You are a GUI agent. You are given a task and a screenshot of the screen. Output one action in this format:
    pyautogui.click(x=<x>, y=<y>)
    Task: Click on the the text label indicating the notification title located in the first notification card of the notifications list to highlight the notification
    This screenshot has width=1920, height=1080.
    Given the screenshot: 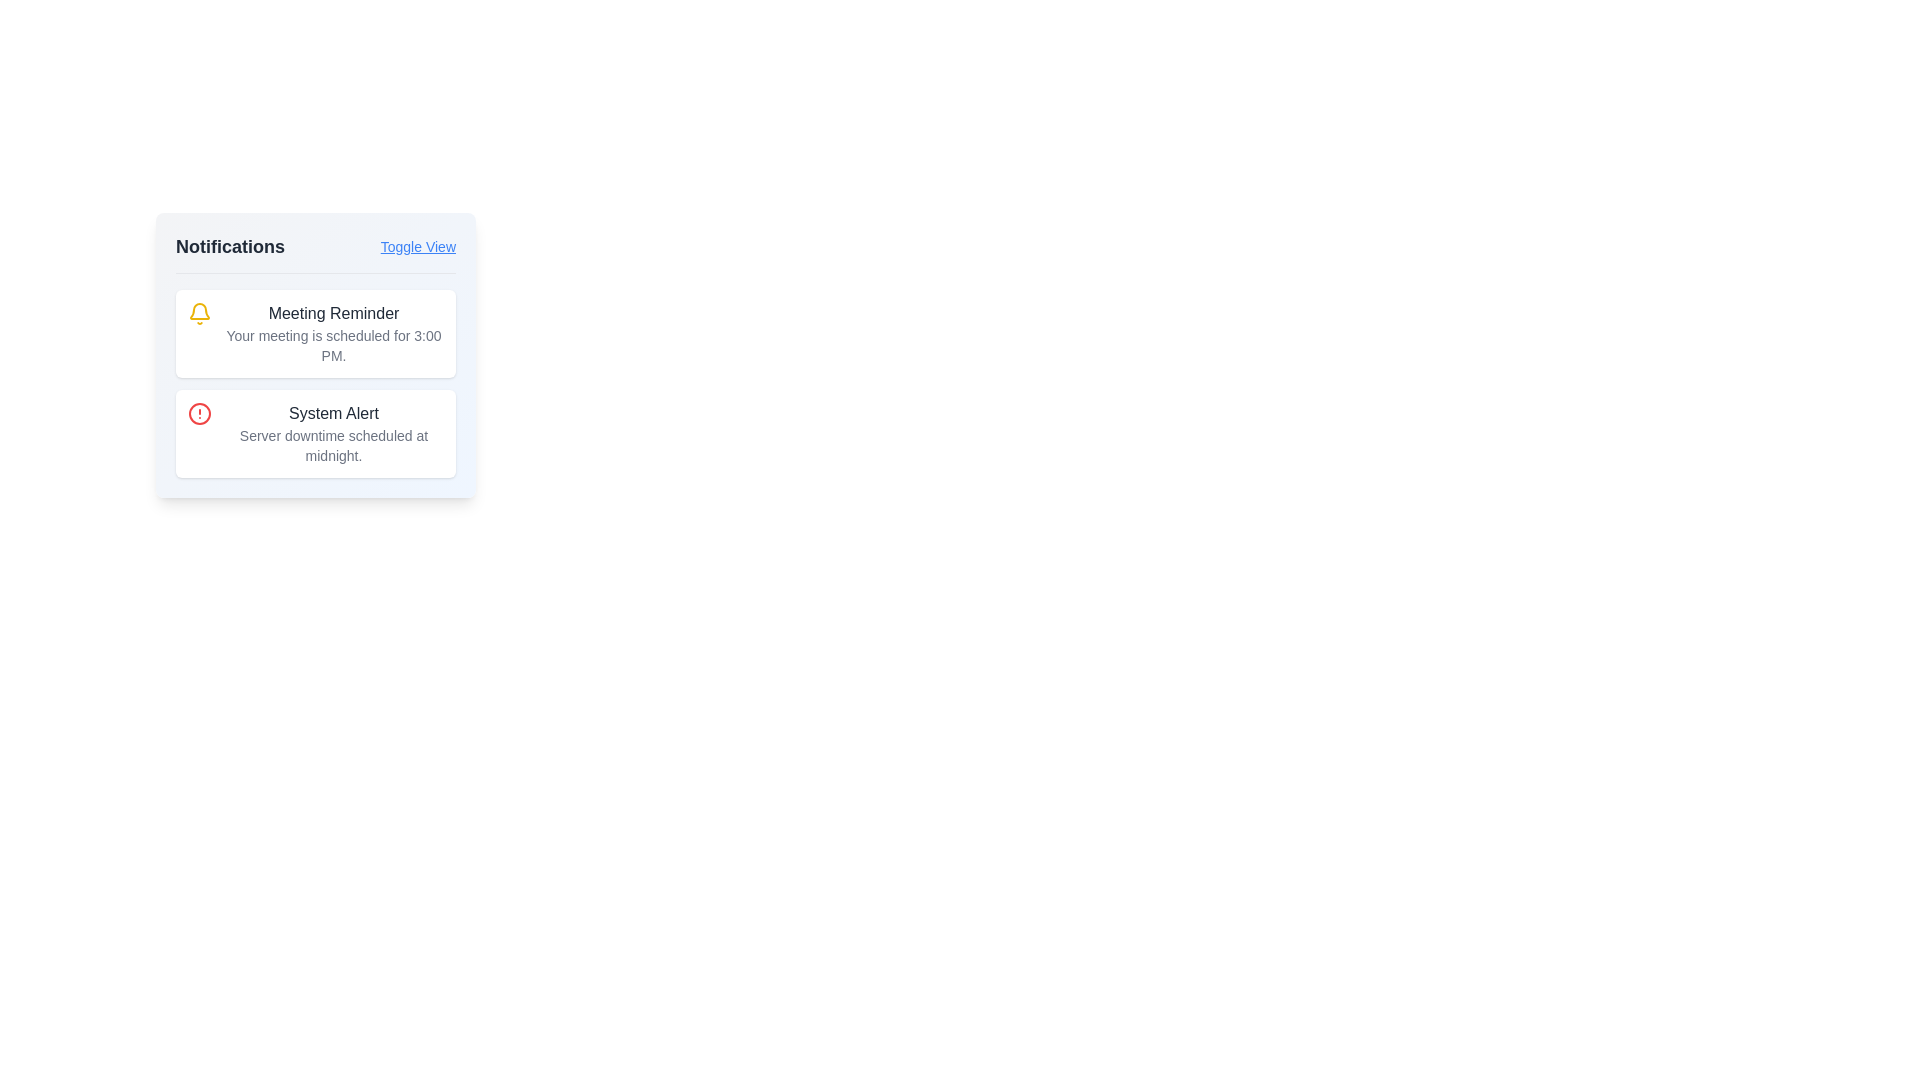 What is the action you would take?
    pyautogui.click(x=334, y=313)
    